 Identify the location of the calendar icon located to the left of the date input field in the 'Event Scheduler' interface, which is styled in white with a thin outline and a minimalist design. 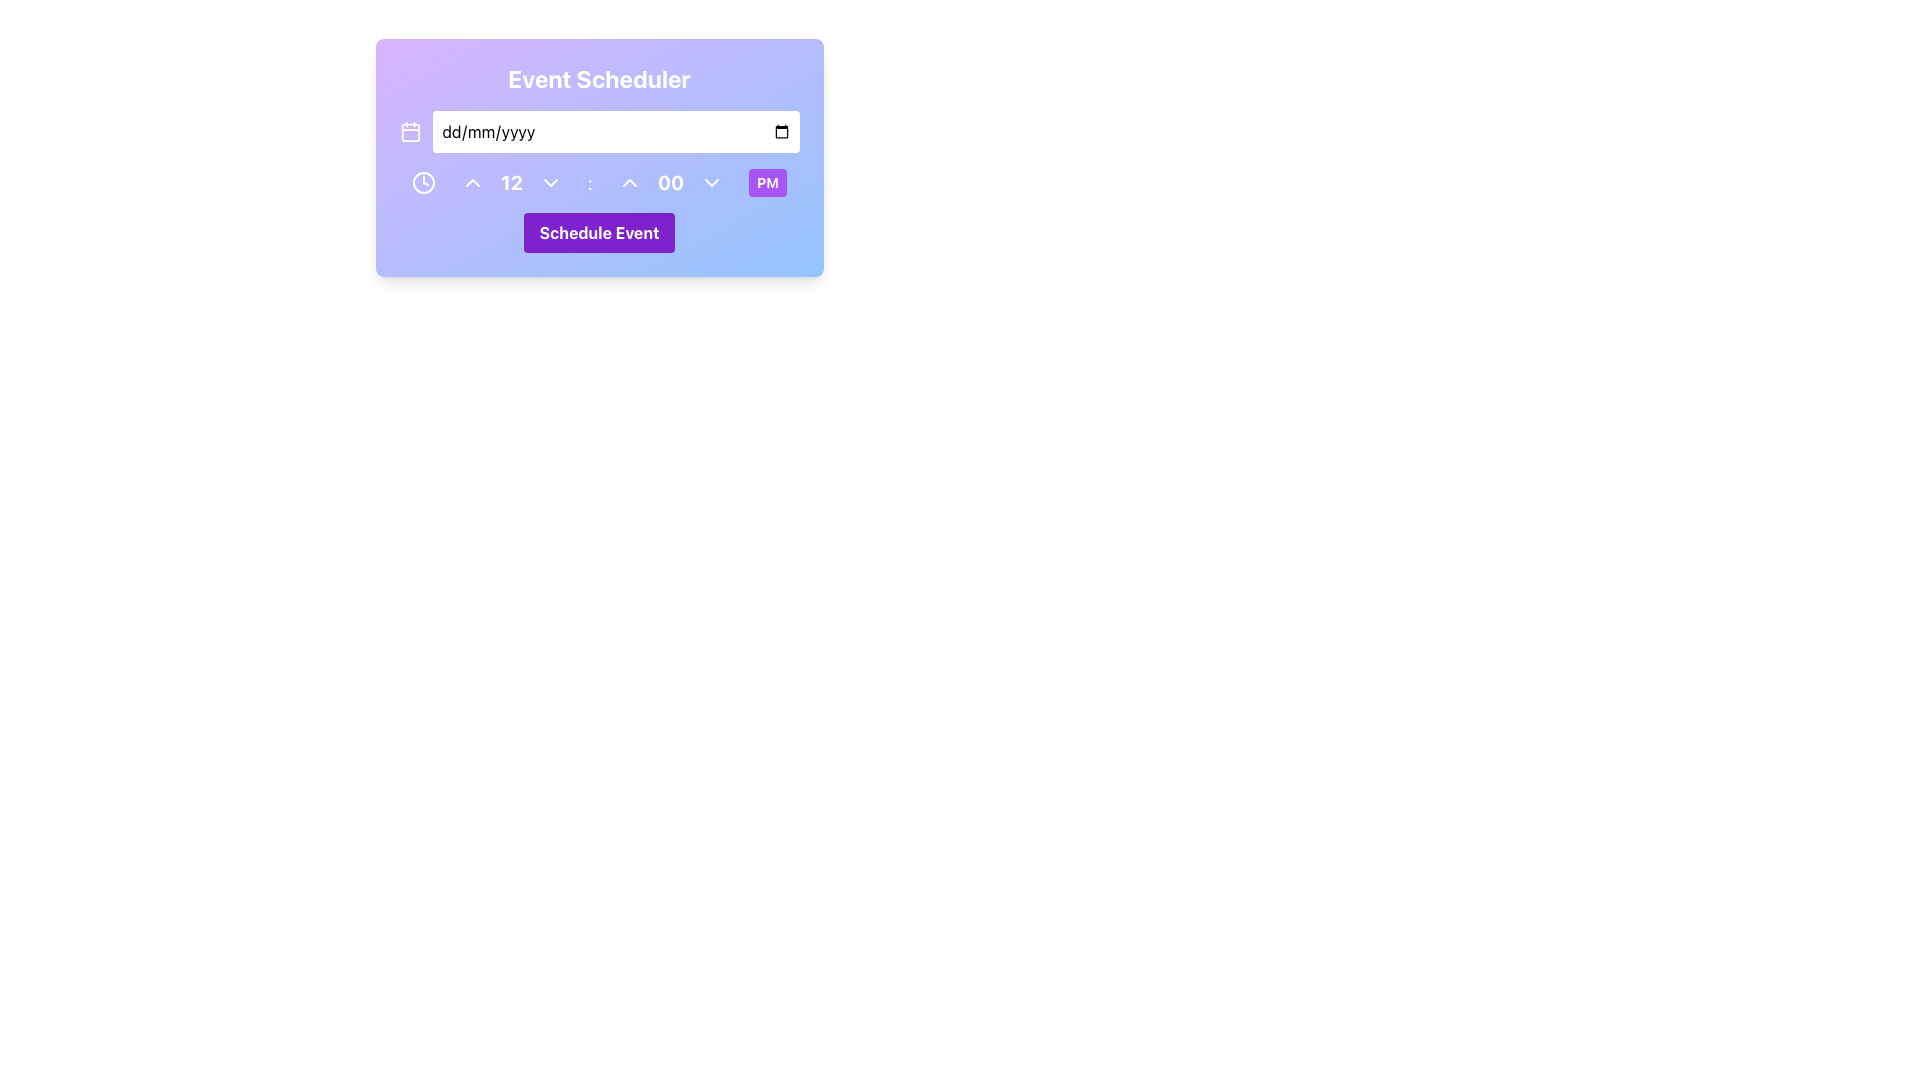
(409, 131).